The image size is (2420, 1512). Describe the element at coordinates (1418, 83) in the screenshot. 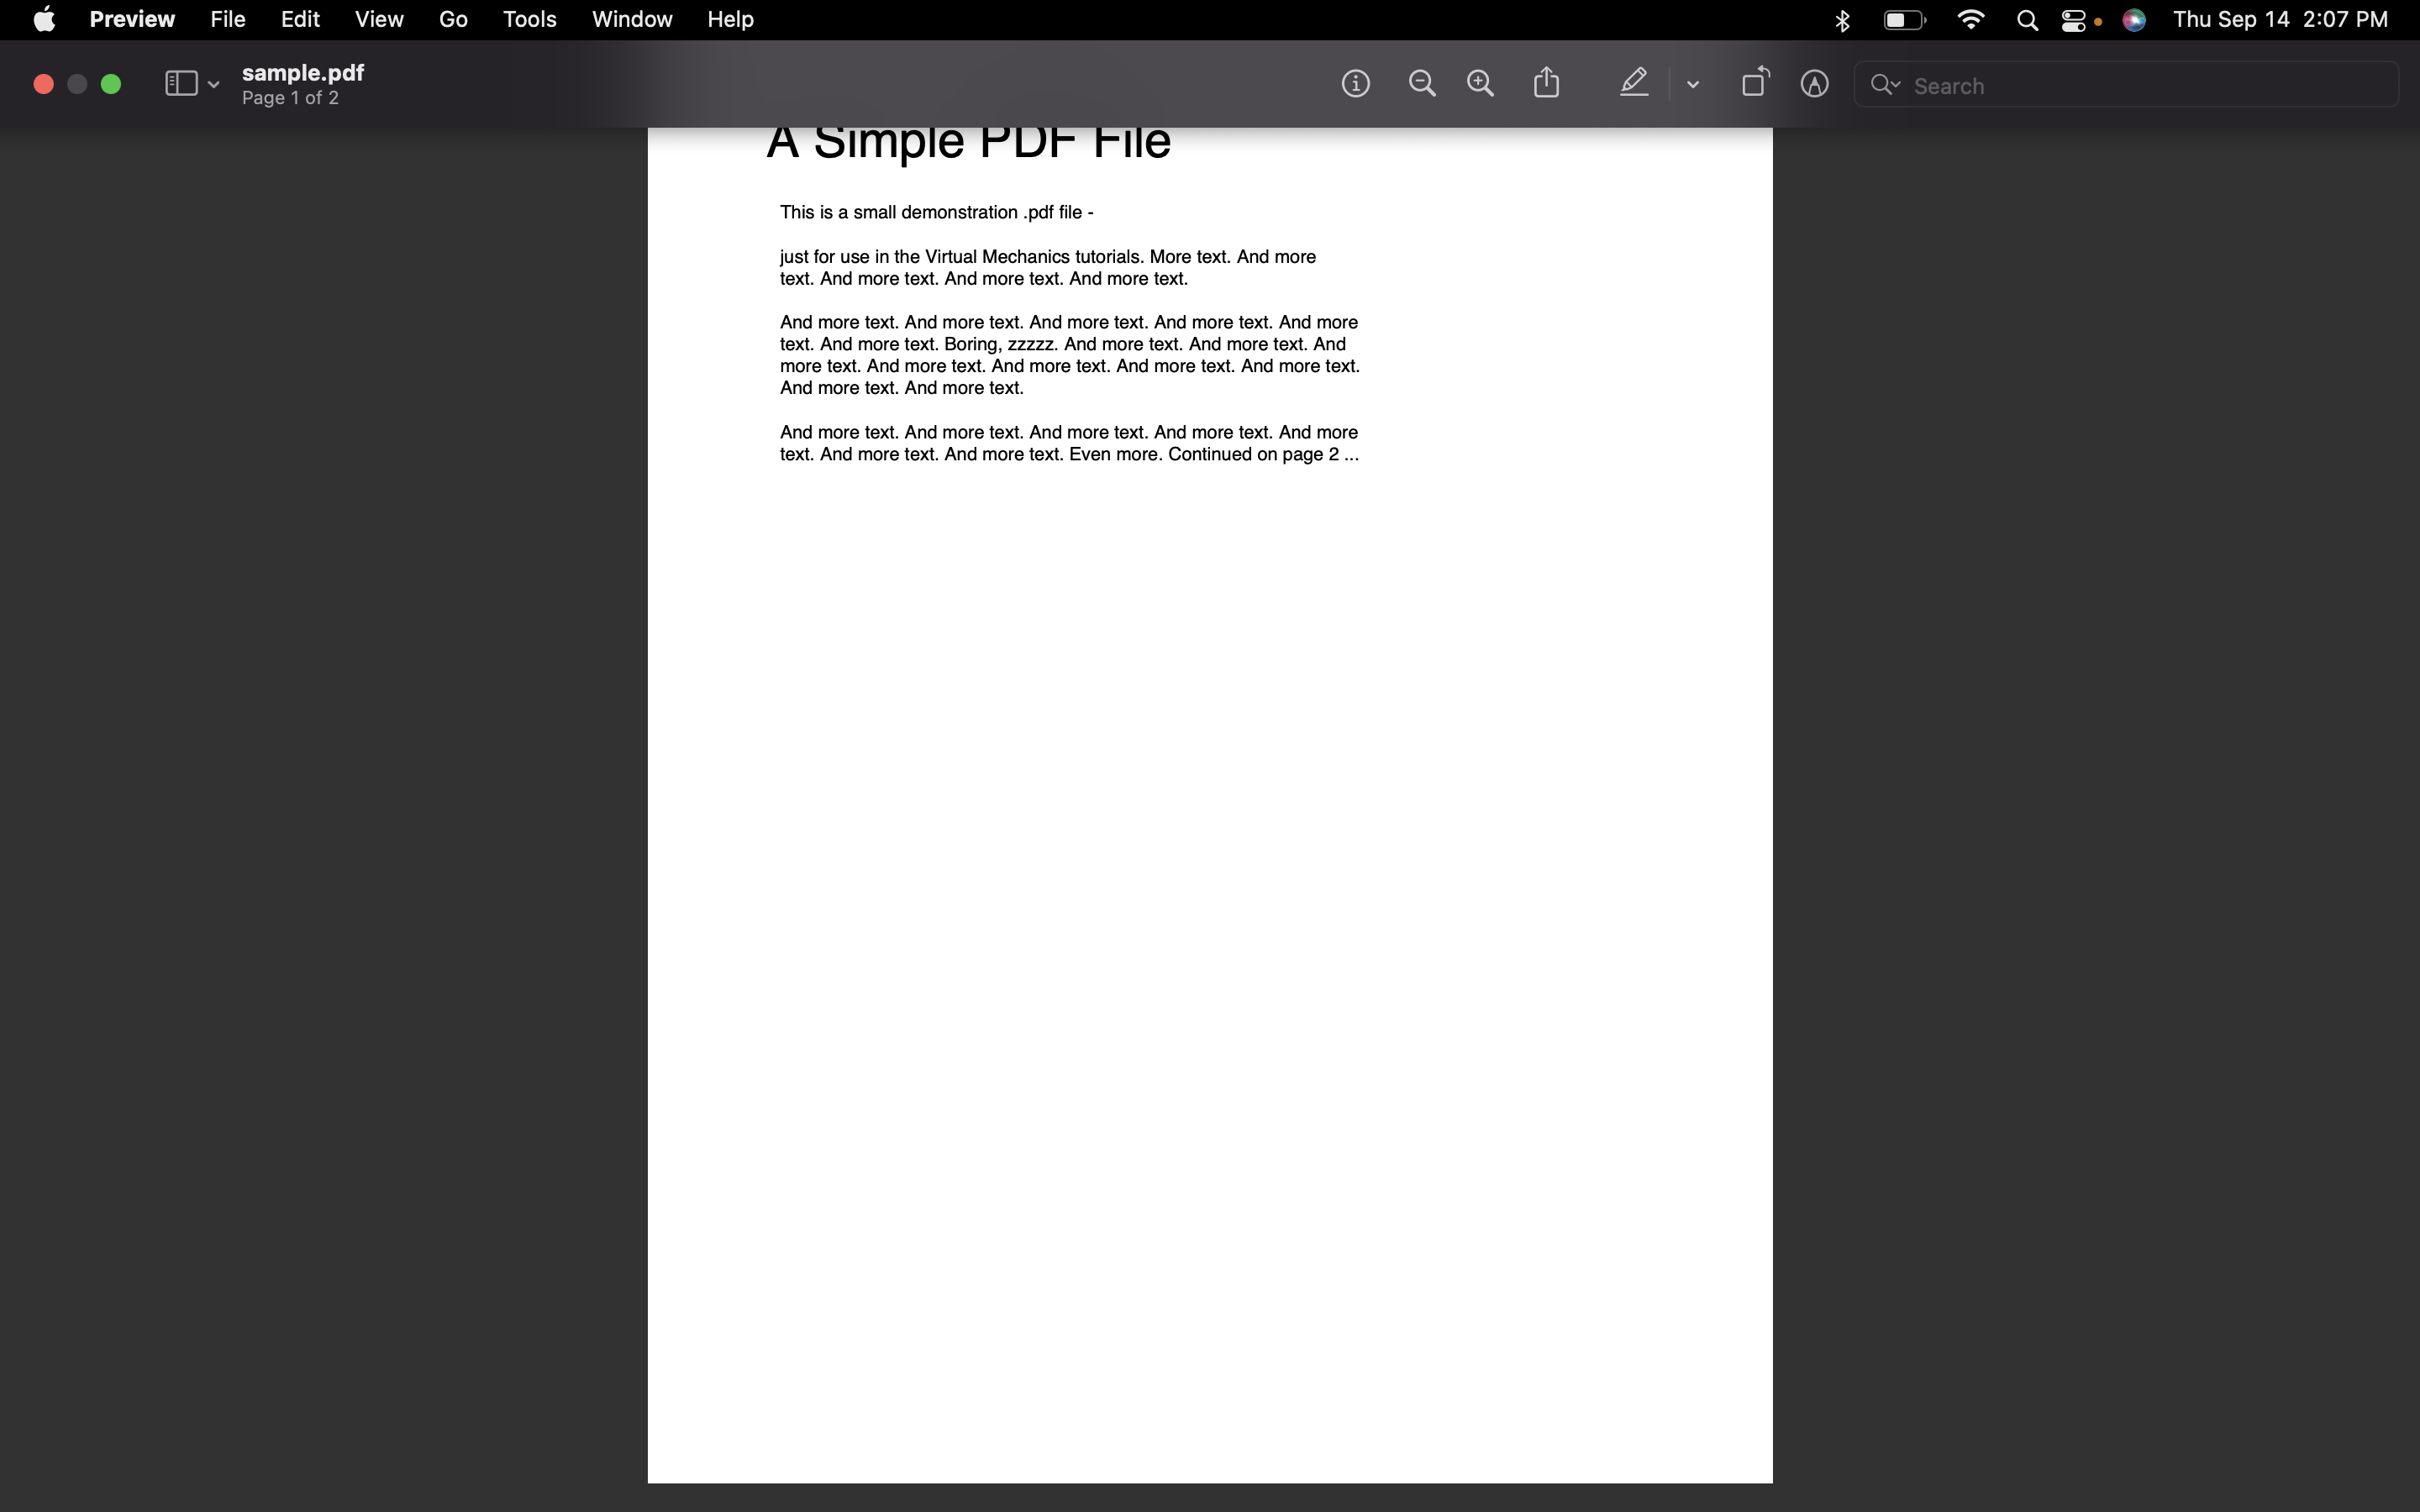

I see `the viewing scale of the document` at that location.